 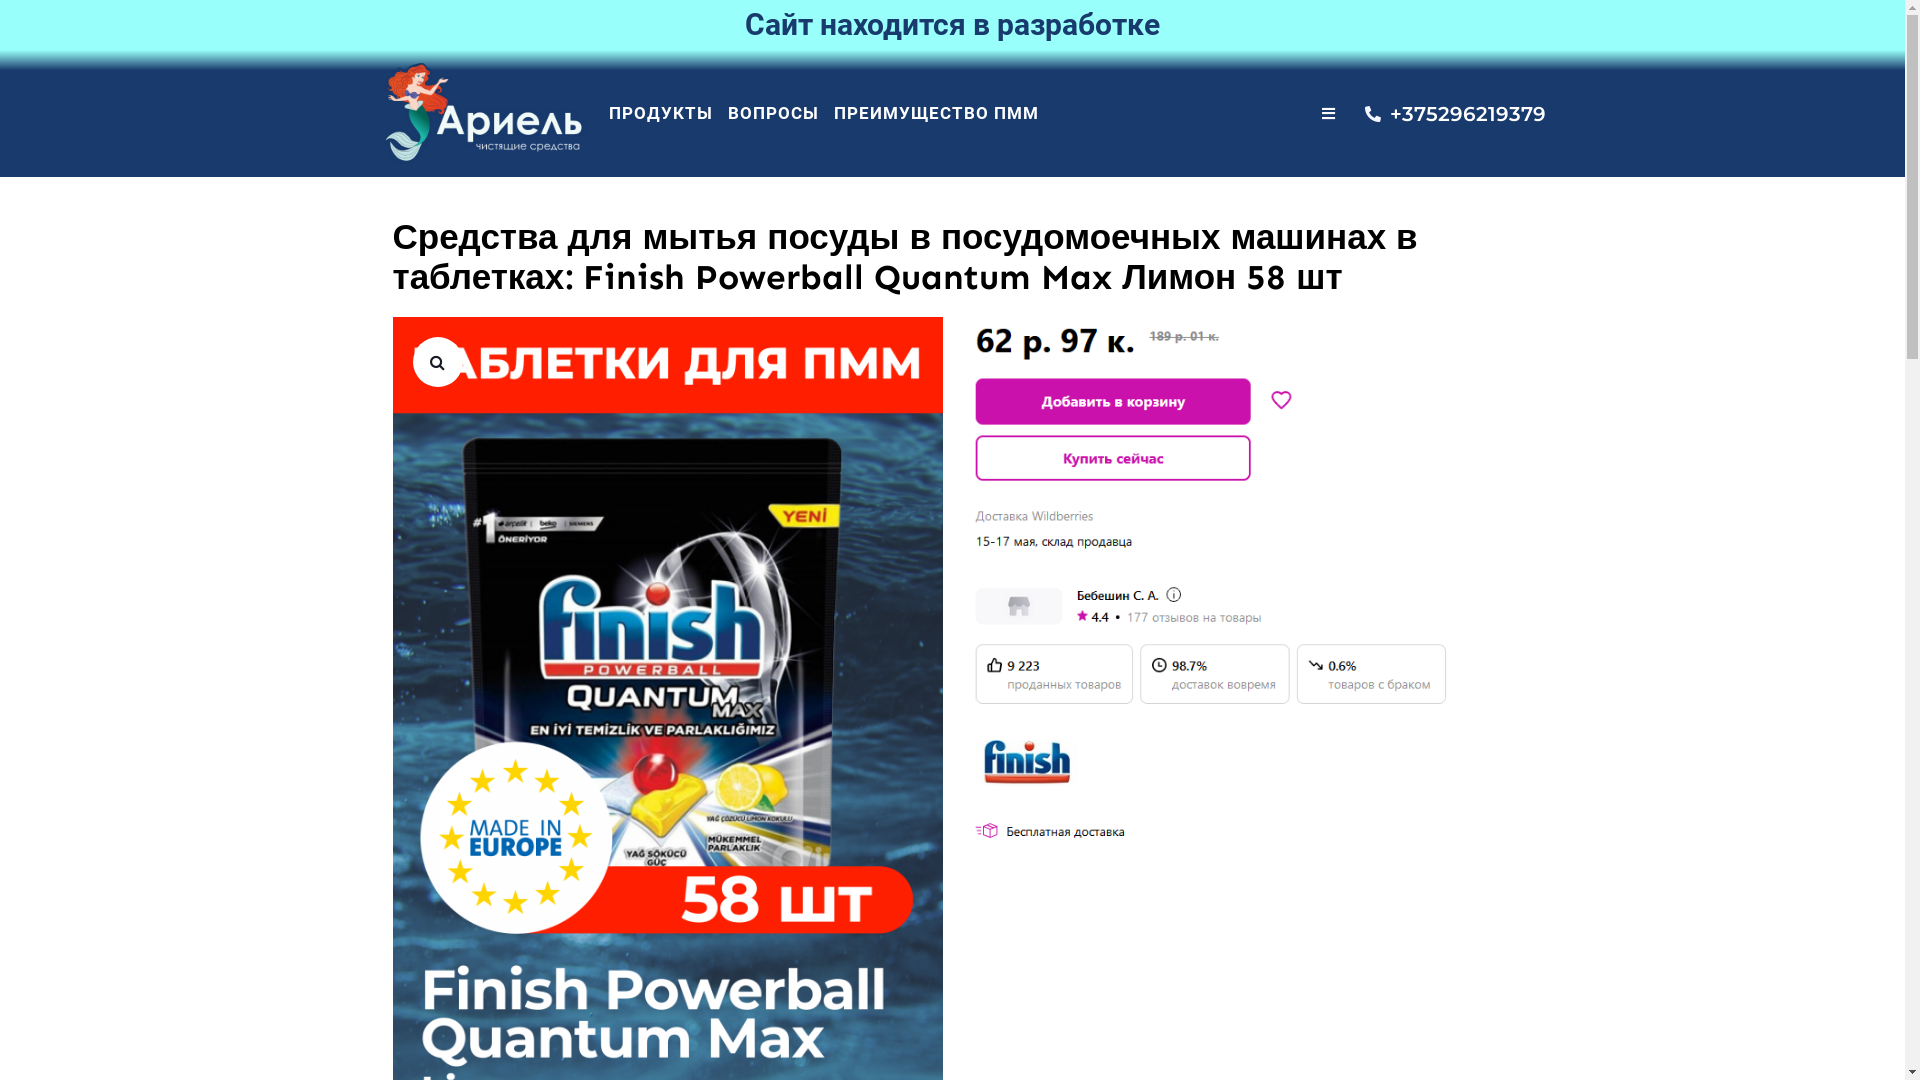 What do you see at coordinates (1363, 114) in the screenshot?
I see `'+375296219379'` at bounding box center [1363, 114].